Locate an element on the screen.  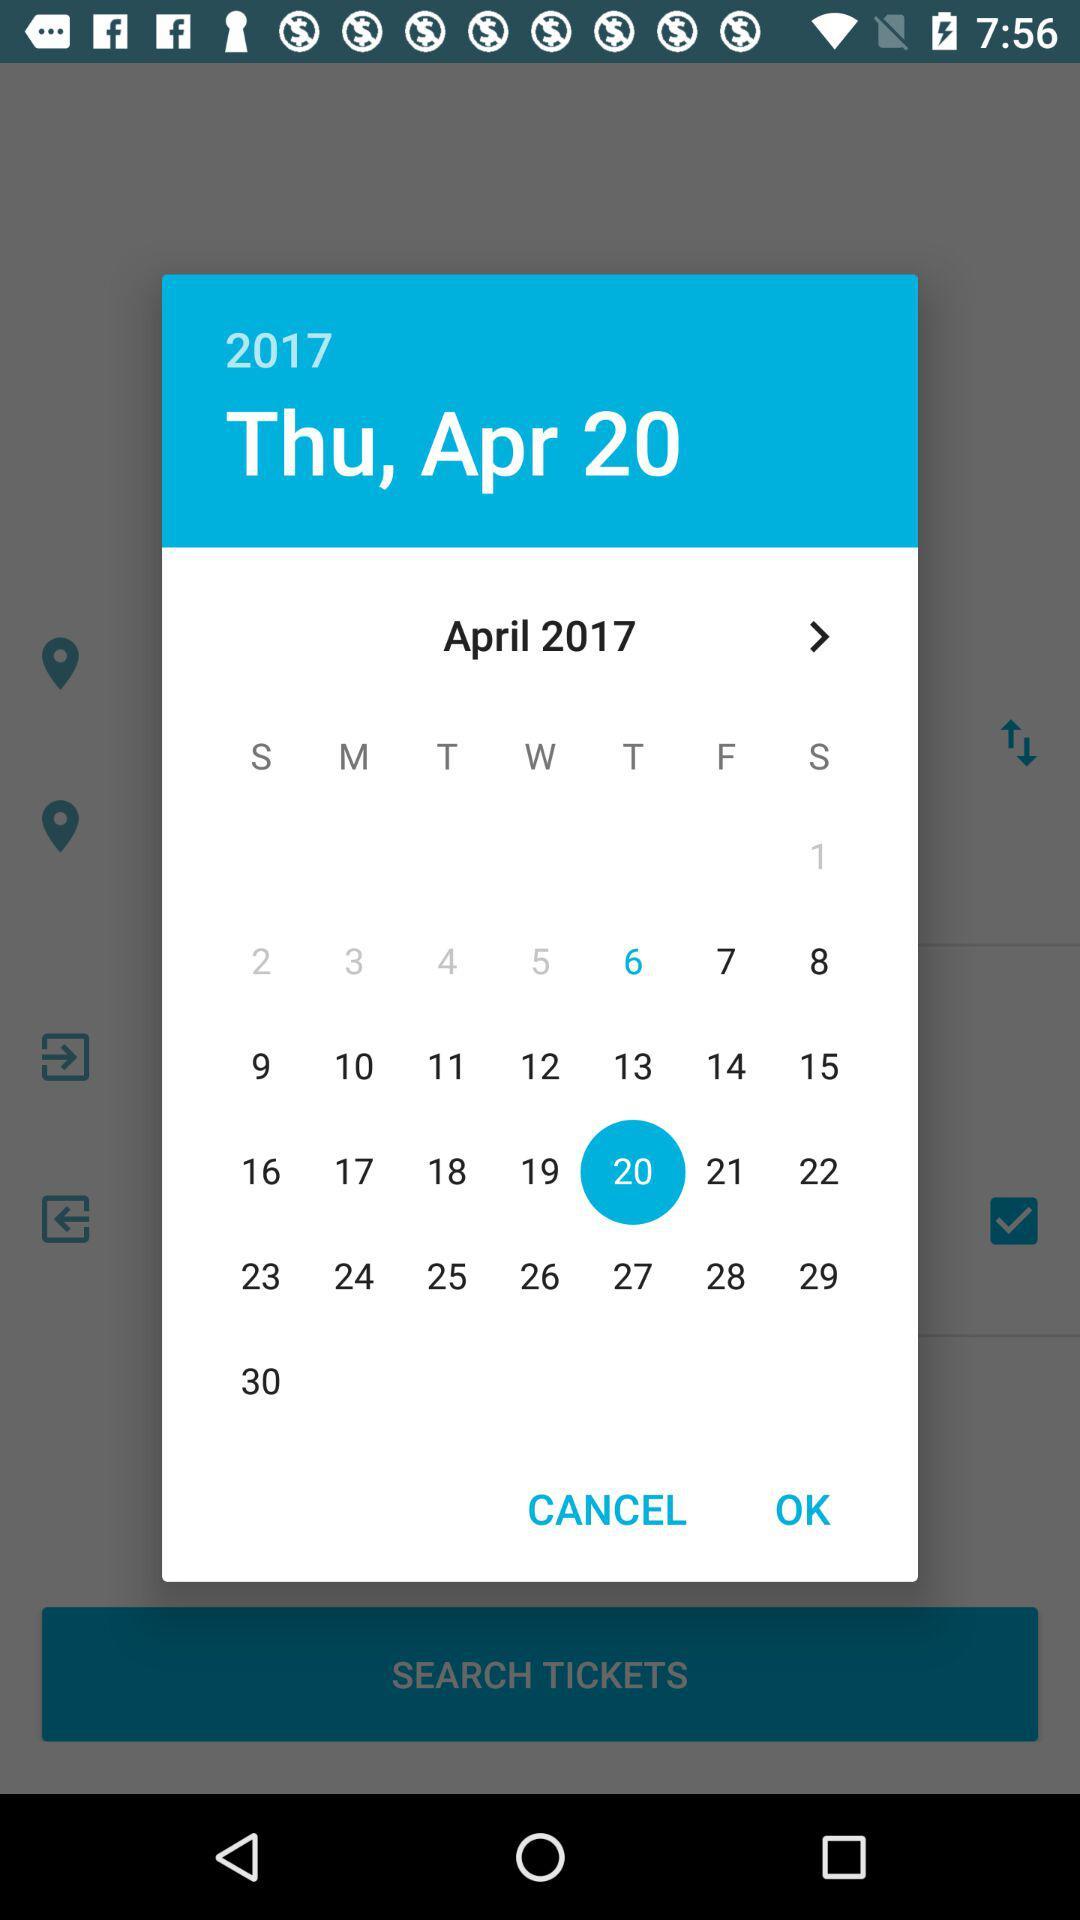
item next to the ok button is located at coordinates (606, 1508).